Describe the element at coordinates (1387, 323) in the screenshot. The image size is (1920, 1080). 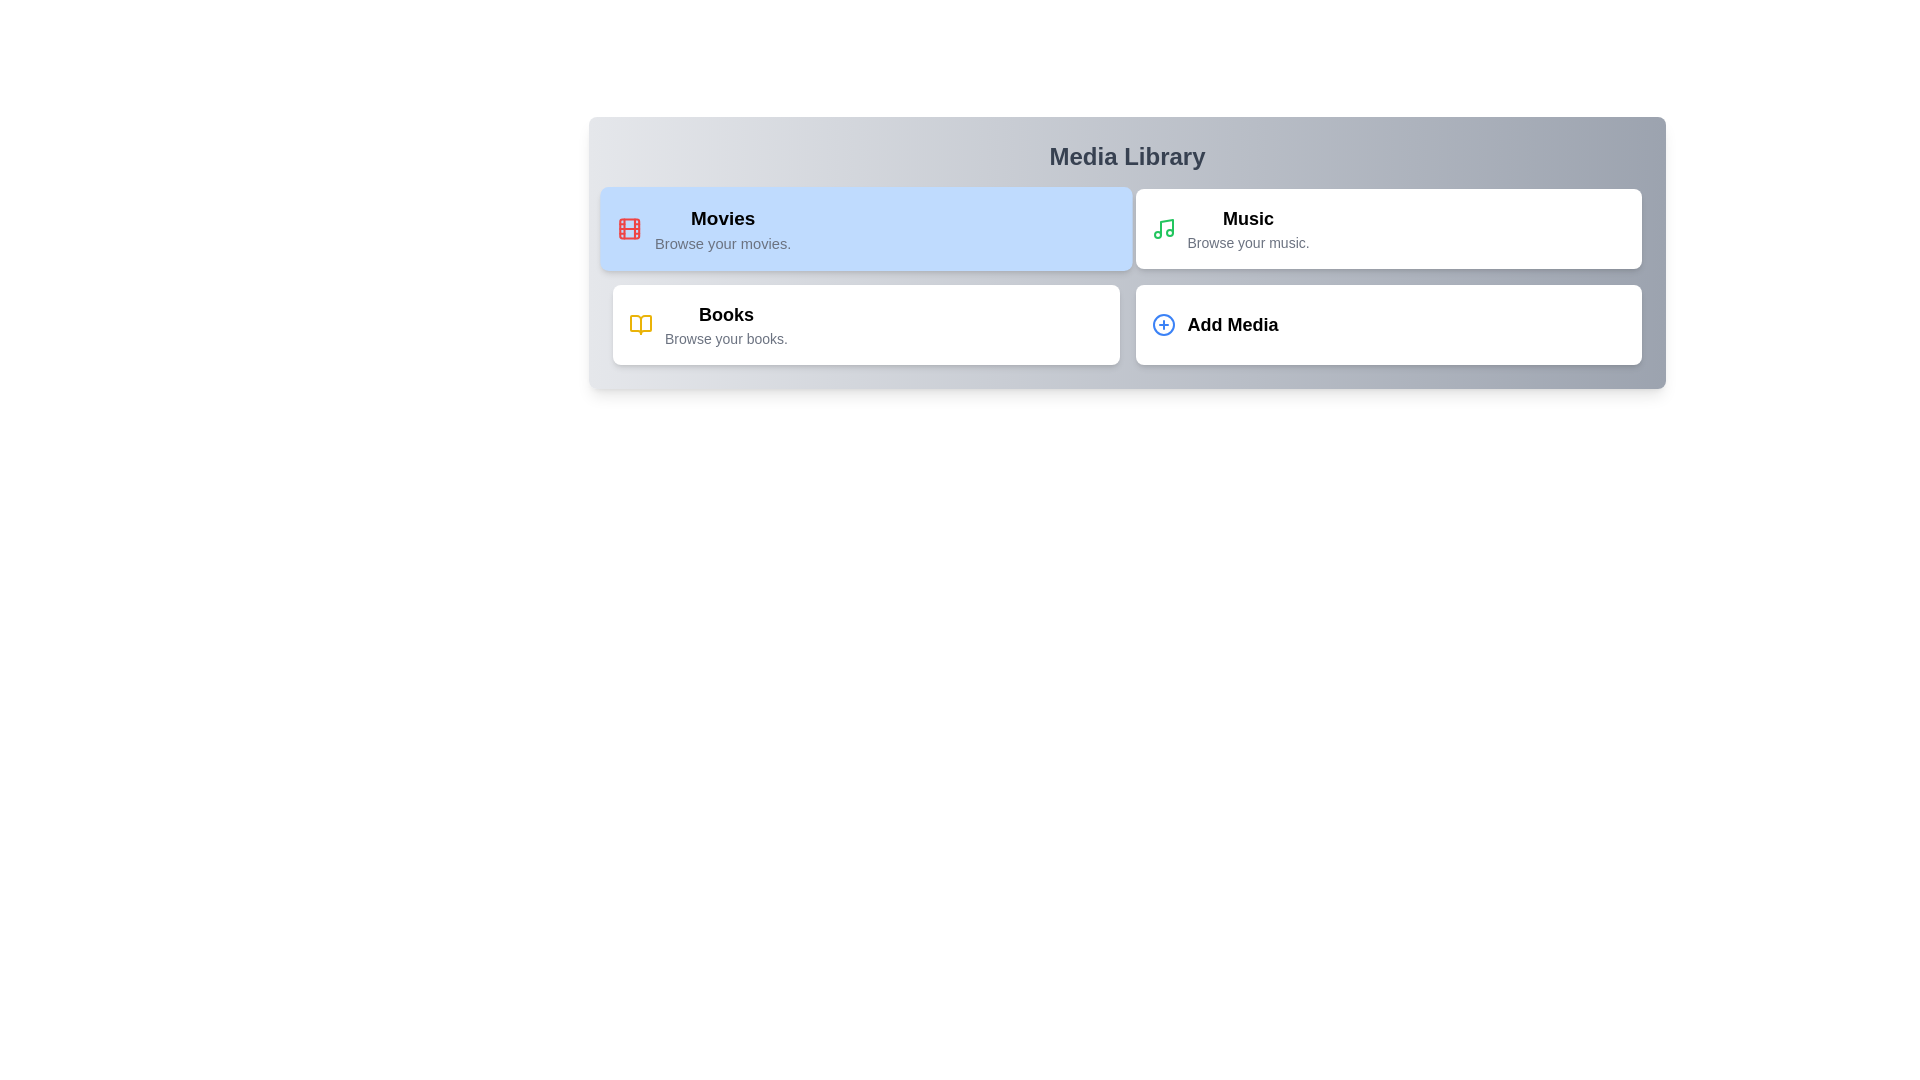
I see `the Add Media category to activate it` at that location.